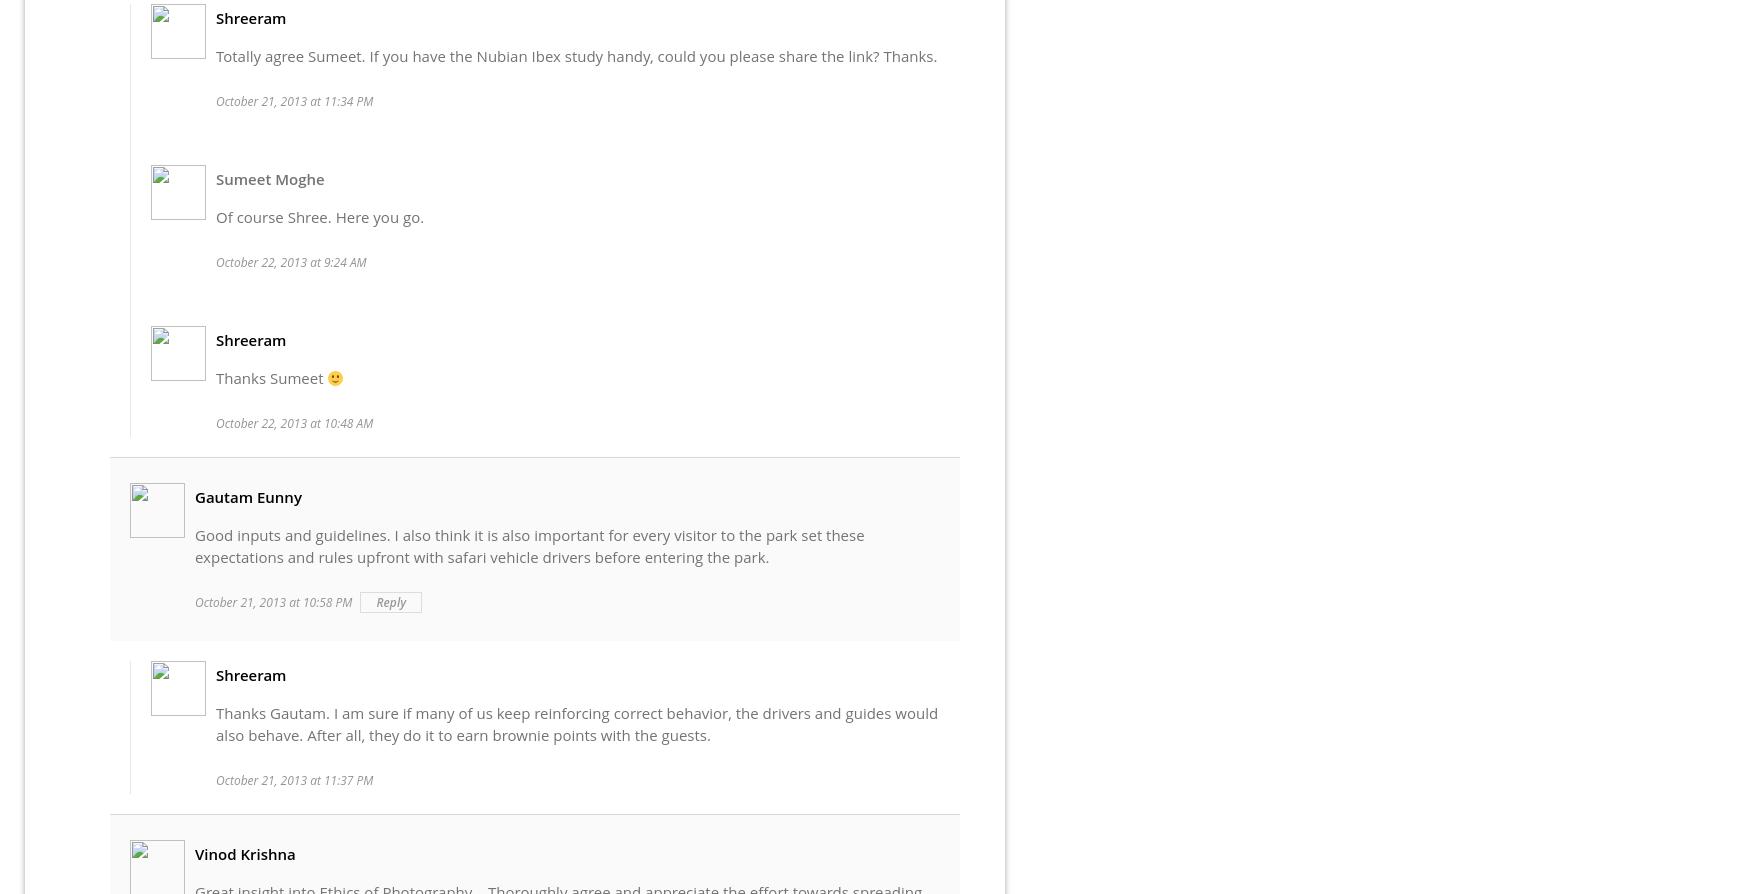  Describe the element at coordinates (274, 216) in the screenshot. I see `'Of course Shree.'` at that location.